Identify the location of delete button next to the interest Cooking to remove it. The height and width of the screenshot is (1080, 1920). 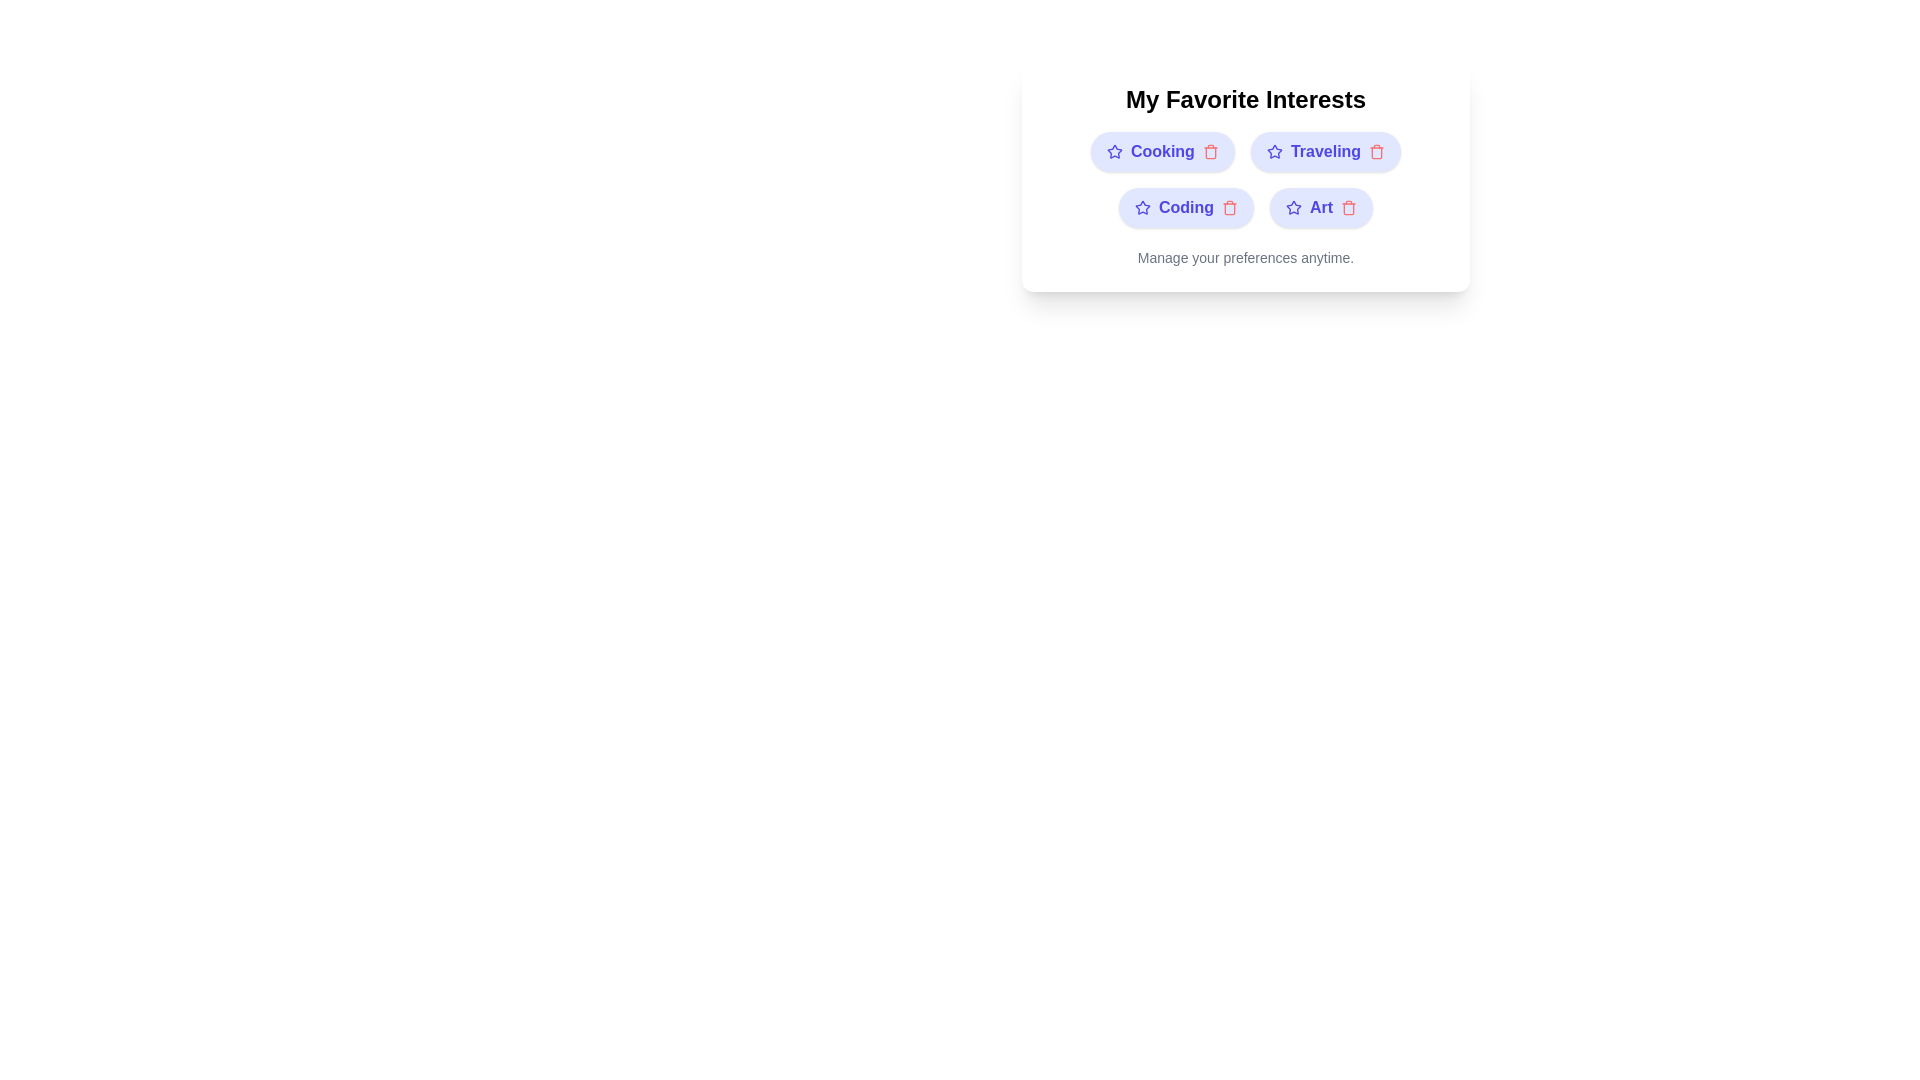
(1209, 150).